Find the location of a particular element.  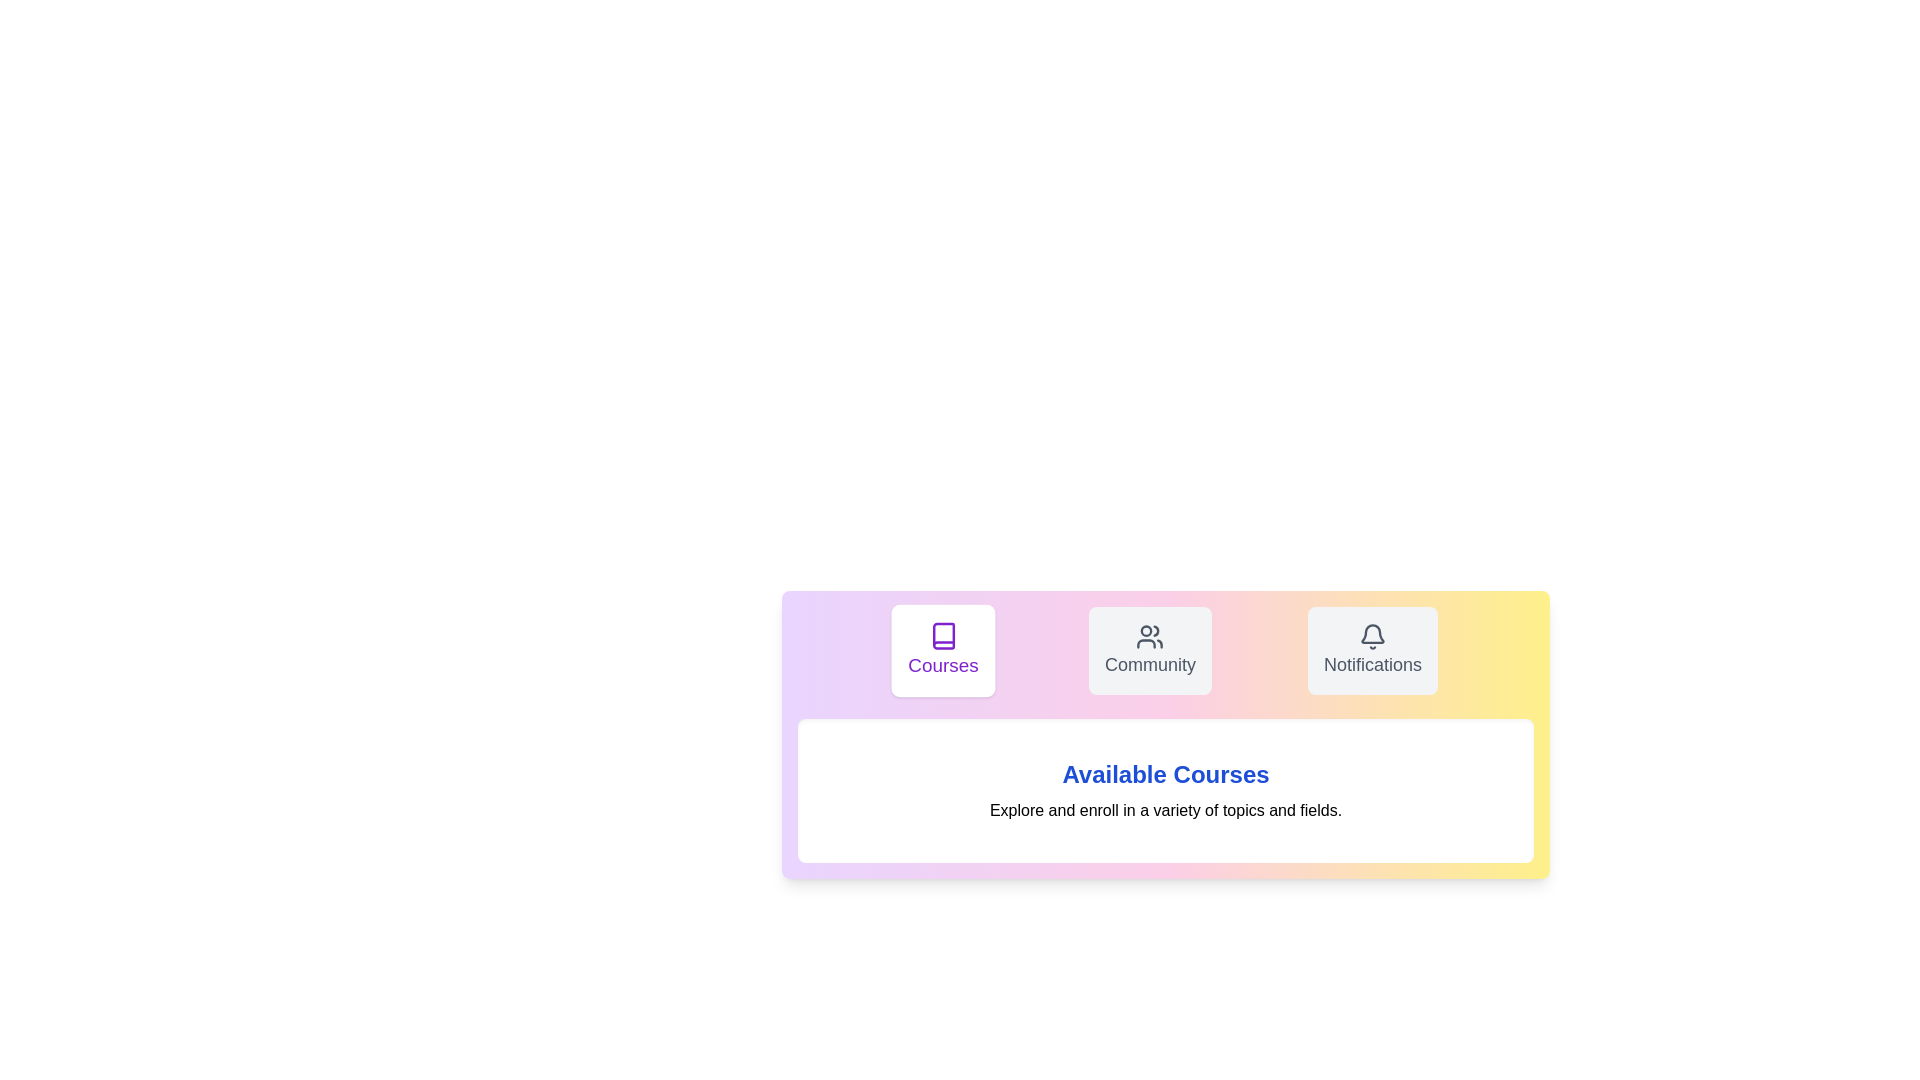

the Community tab is located at coordinates (1150, 651).